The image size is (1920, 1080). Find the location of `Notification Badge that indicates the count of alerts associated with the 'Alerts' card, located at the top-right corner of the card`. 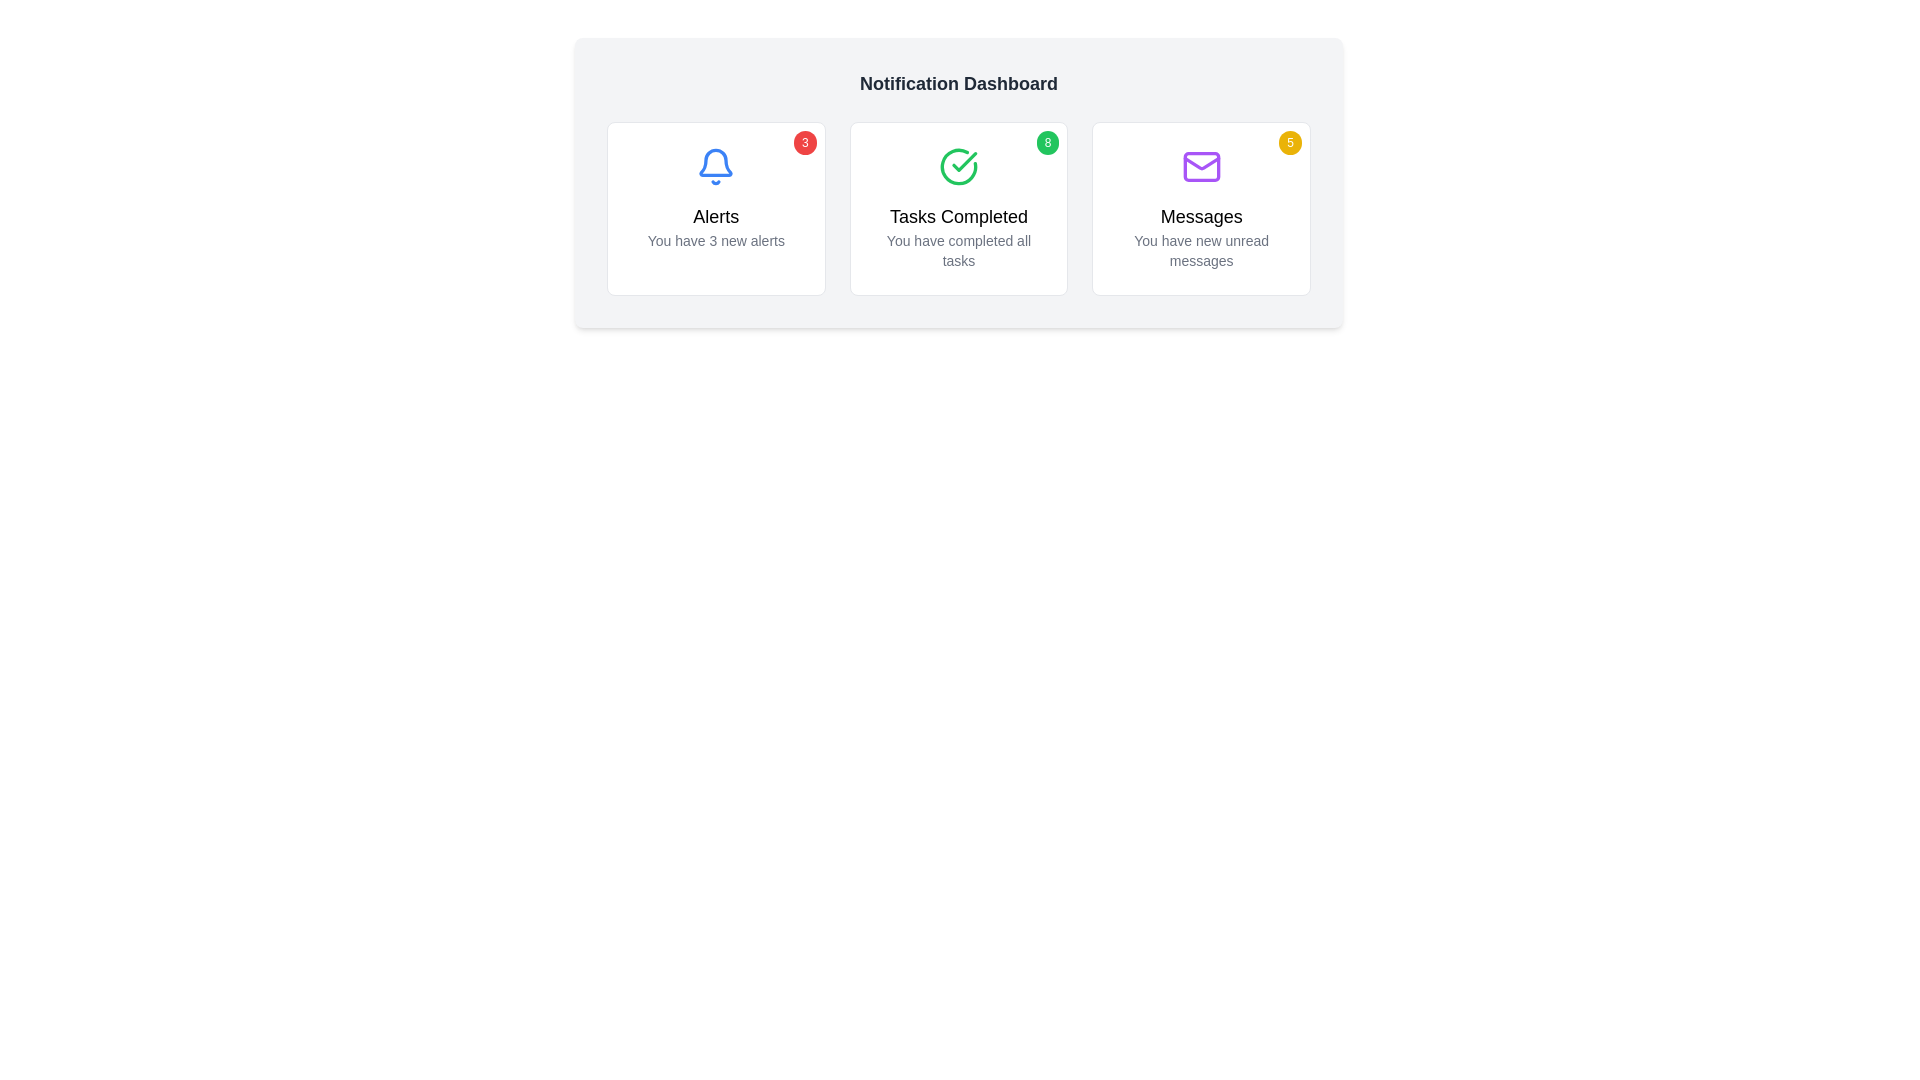

Notification Badge that indicates the count of alerts associated with the 'Alerts' card, located at the top-right corner of the card is located at coordinates (805, 141).